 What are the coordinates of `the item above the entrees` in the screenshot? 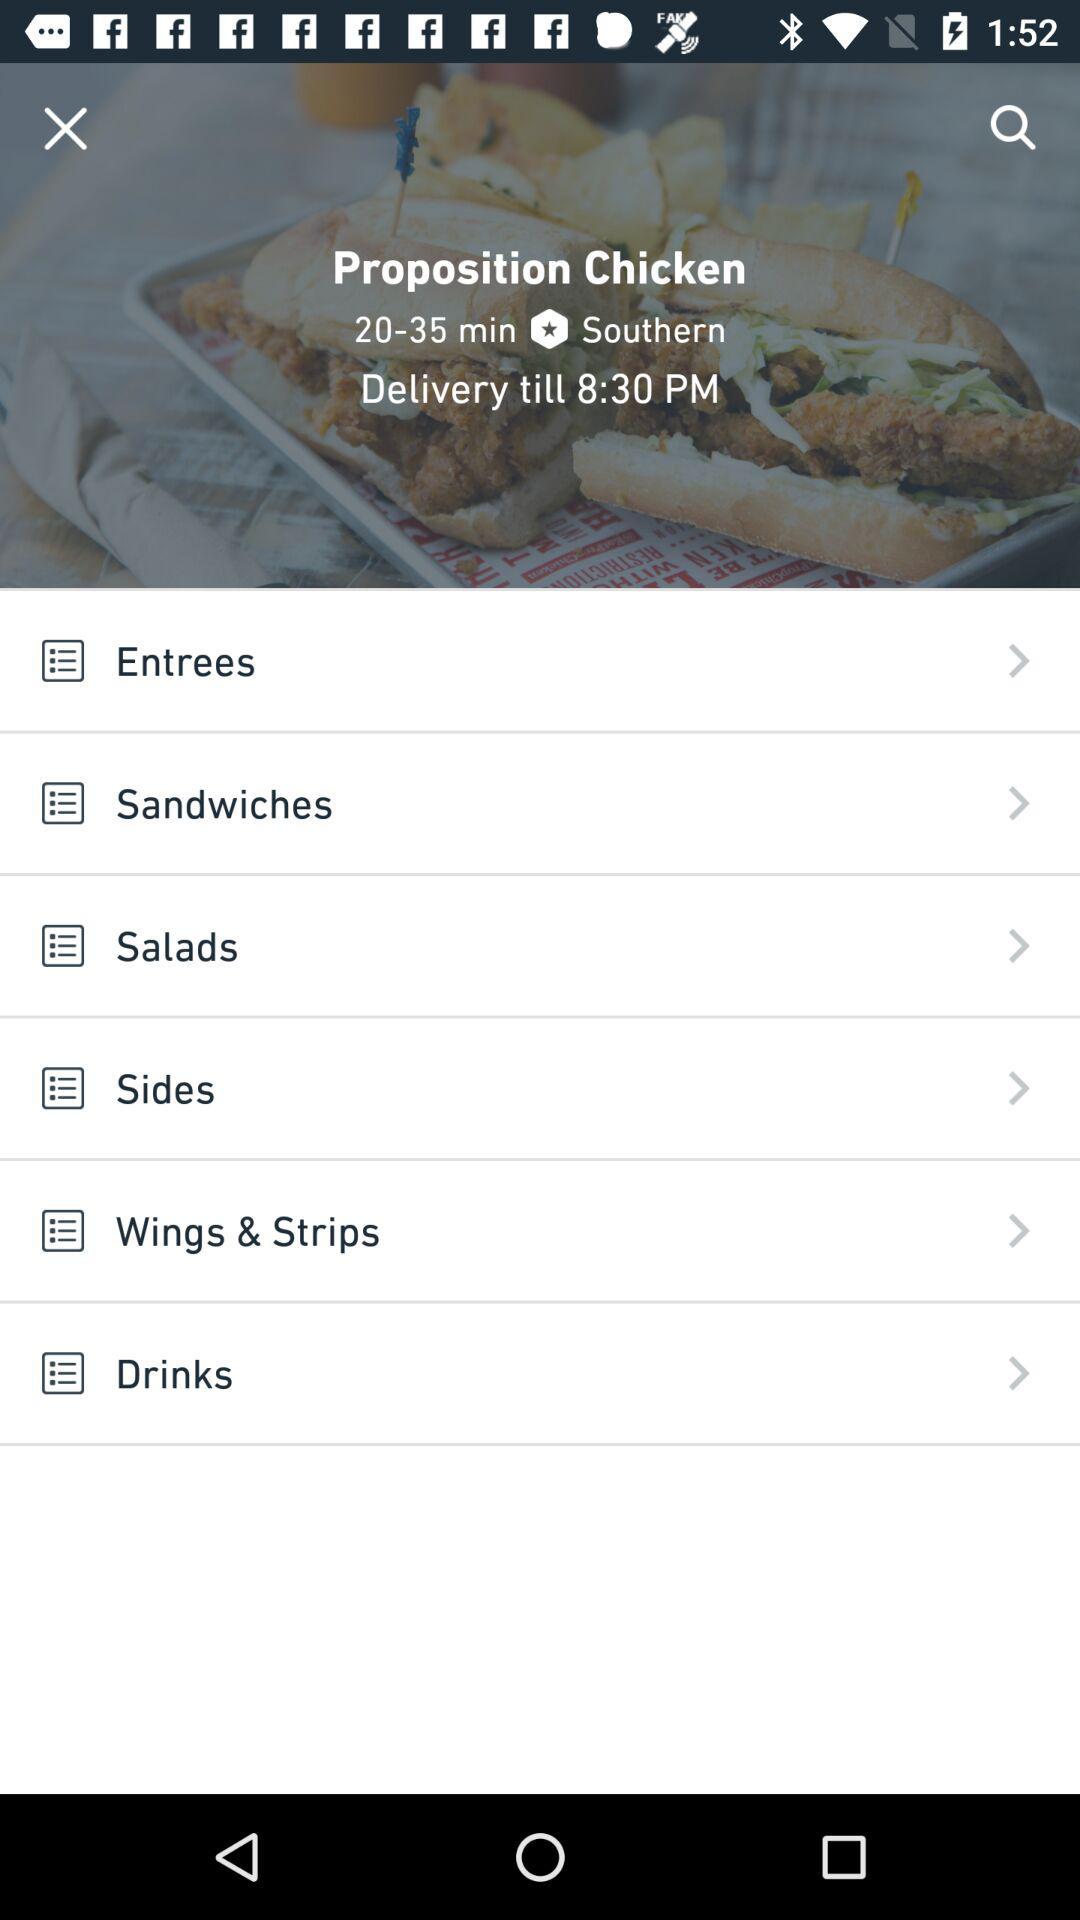 It's located at (64, 127).